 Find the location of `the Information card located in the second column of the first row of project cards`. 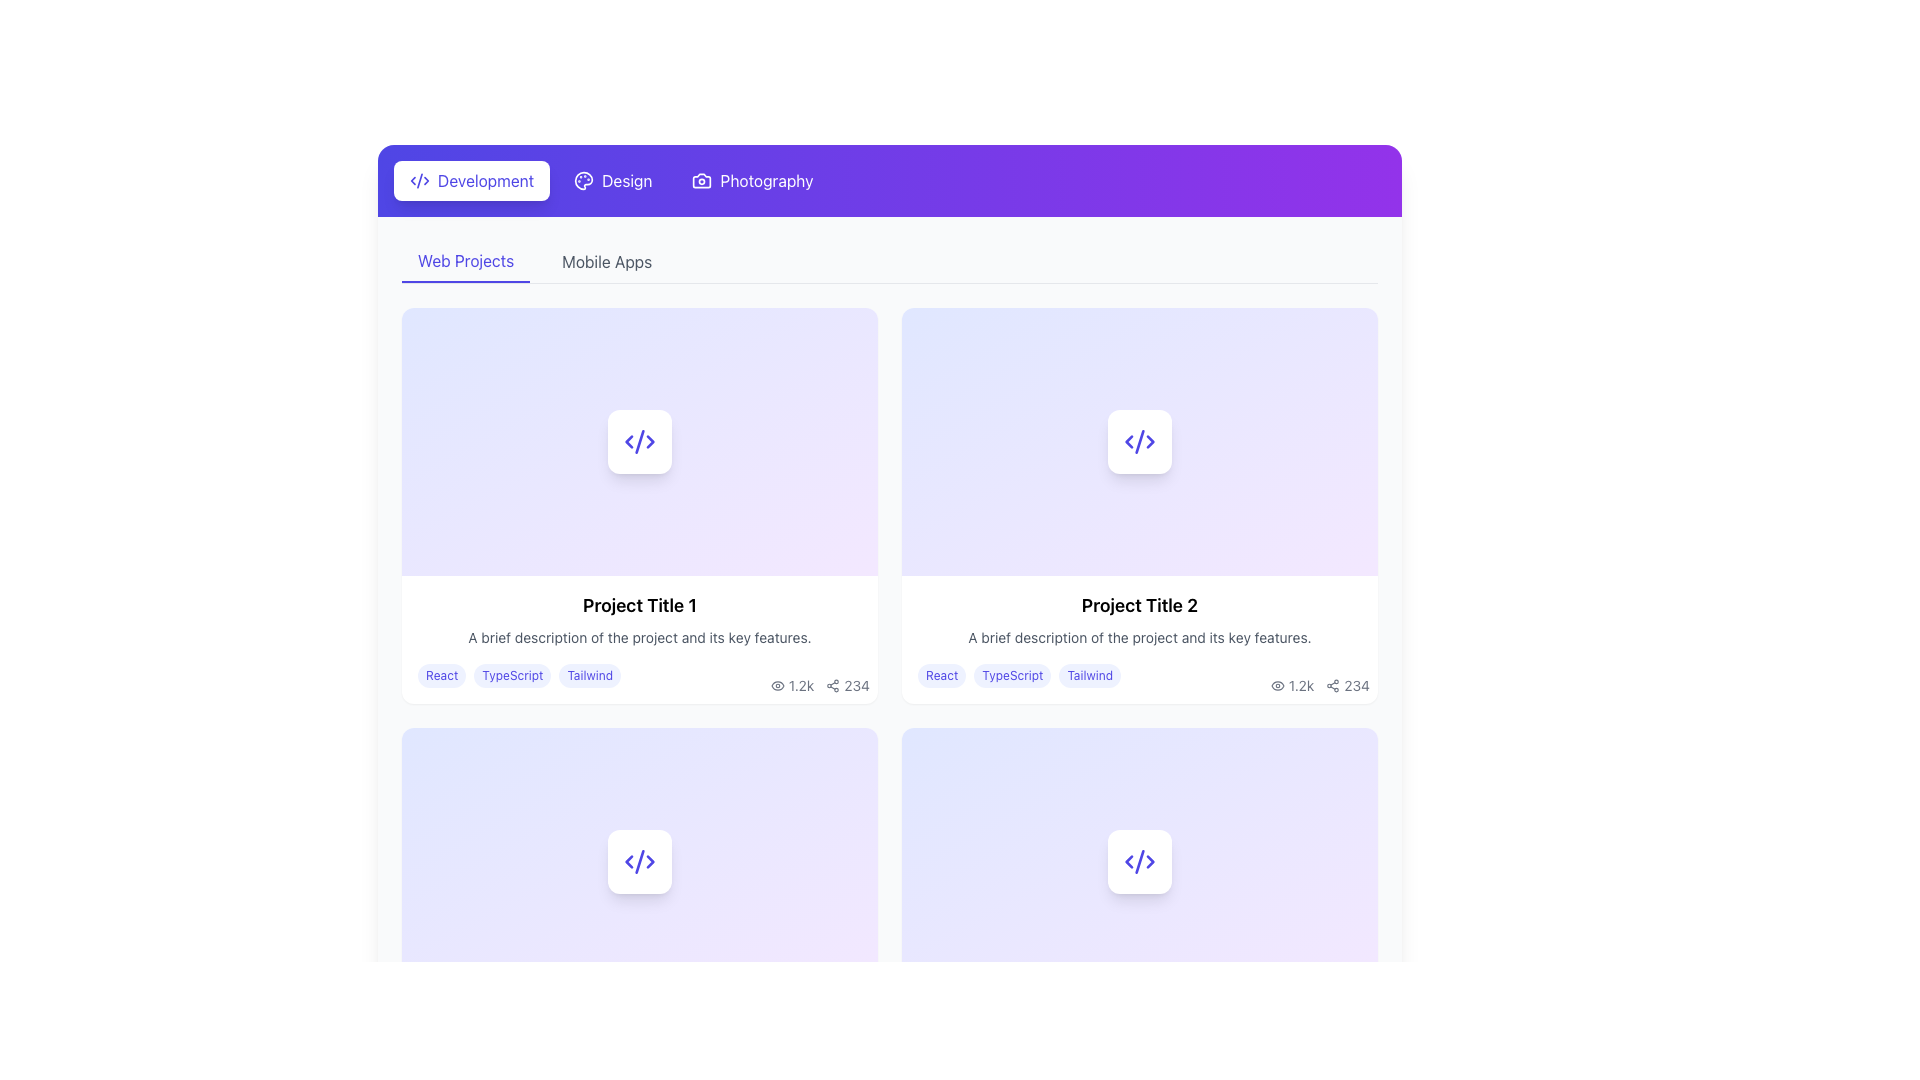

the Information card located in the second column of the first row of project cards is located at coordinates (1140, 504).